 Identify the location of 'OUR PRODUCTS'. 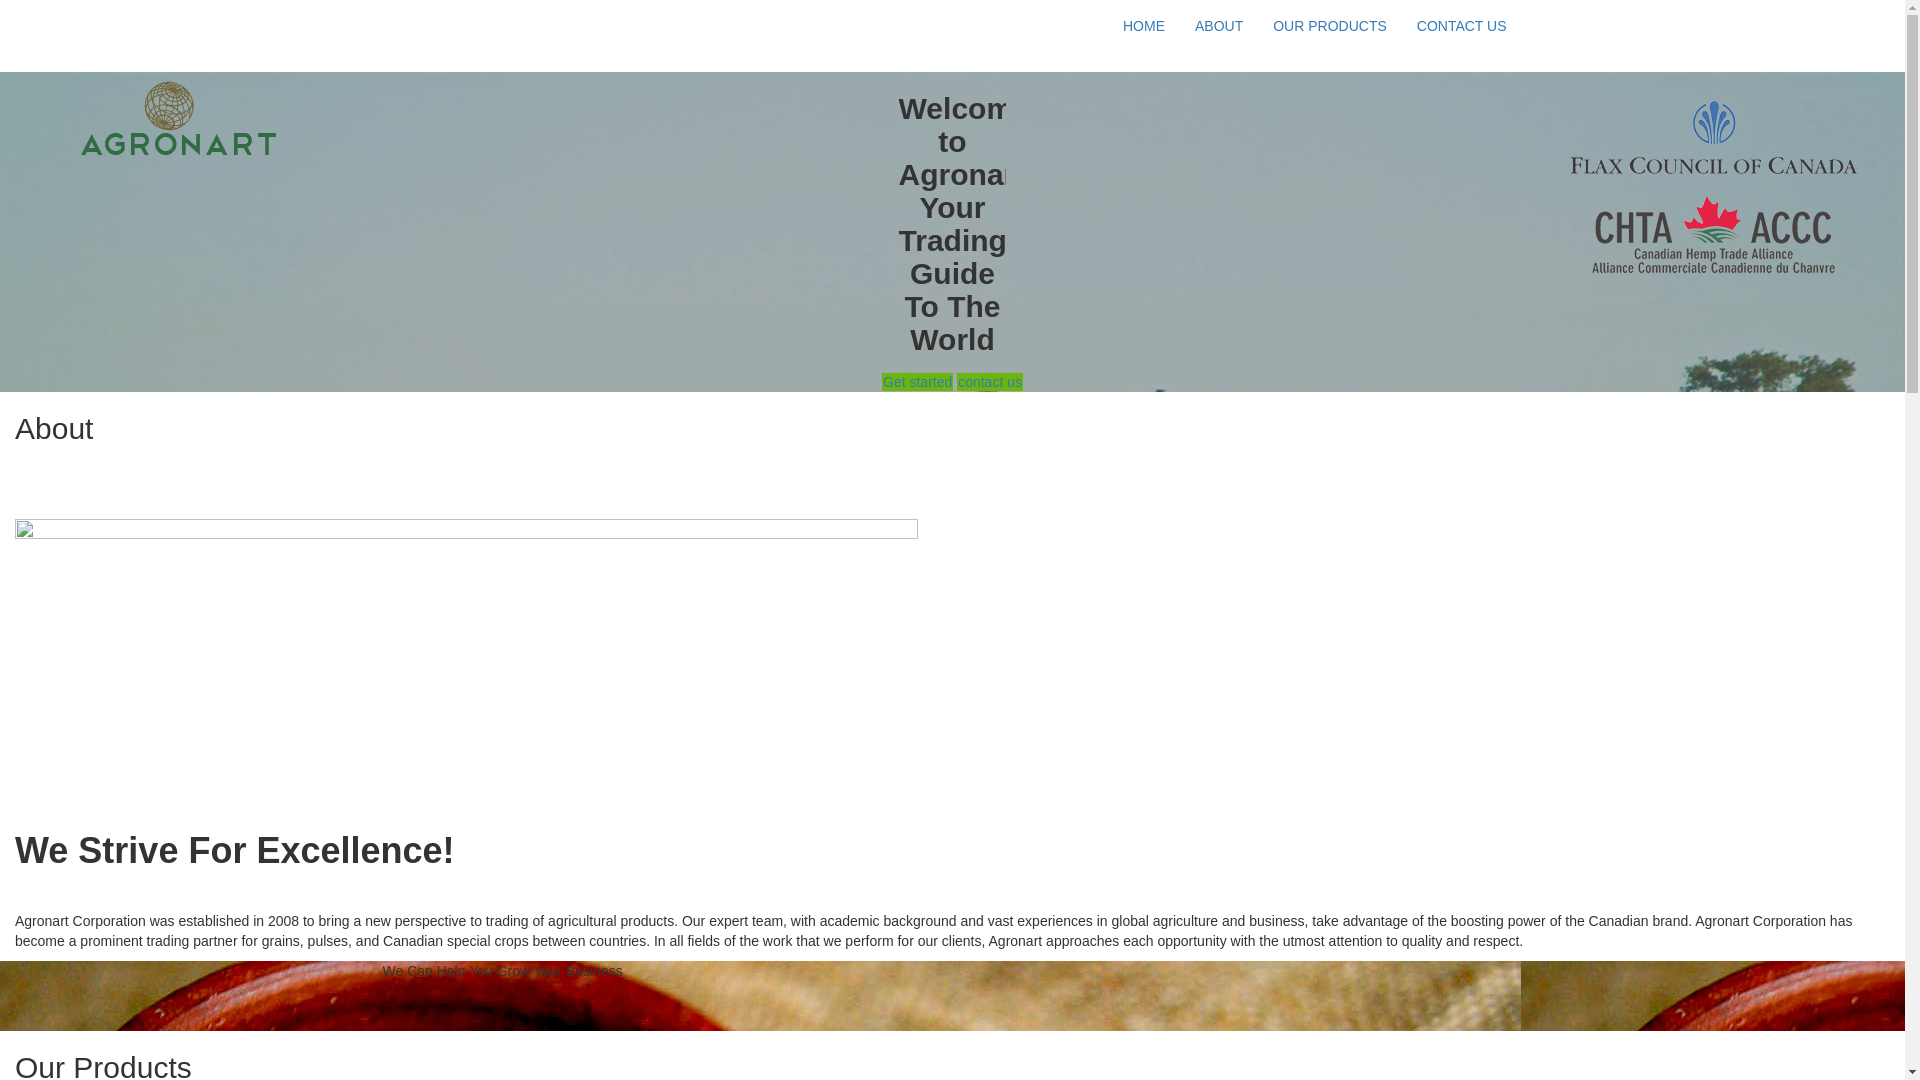
(1329, 26).